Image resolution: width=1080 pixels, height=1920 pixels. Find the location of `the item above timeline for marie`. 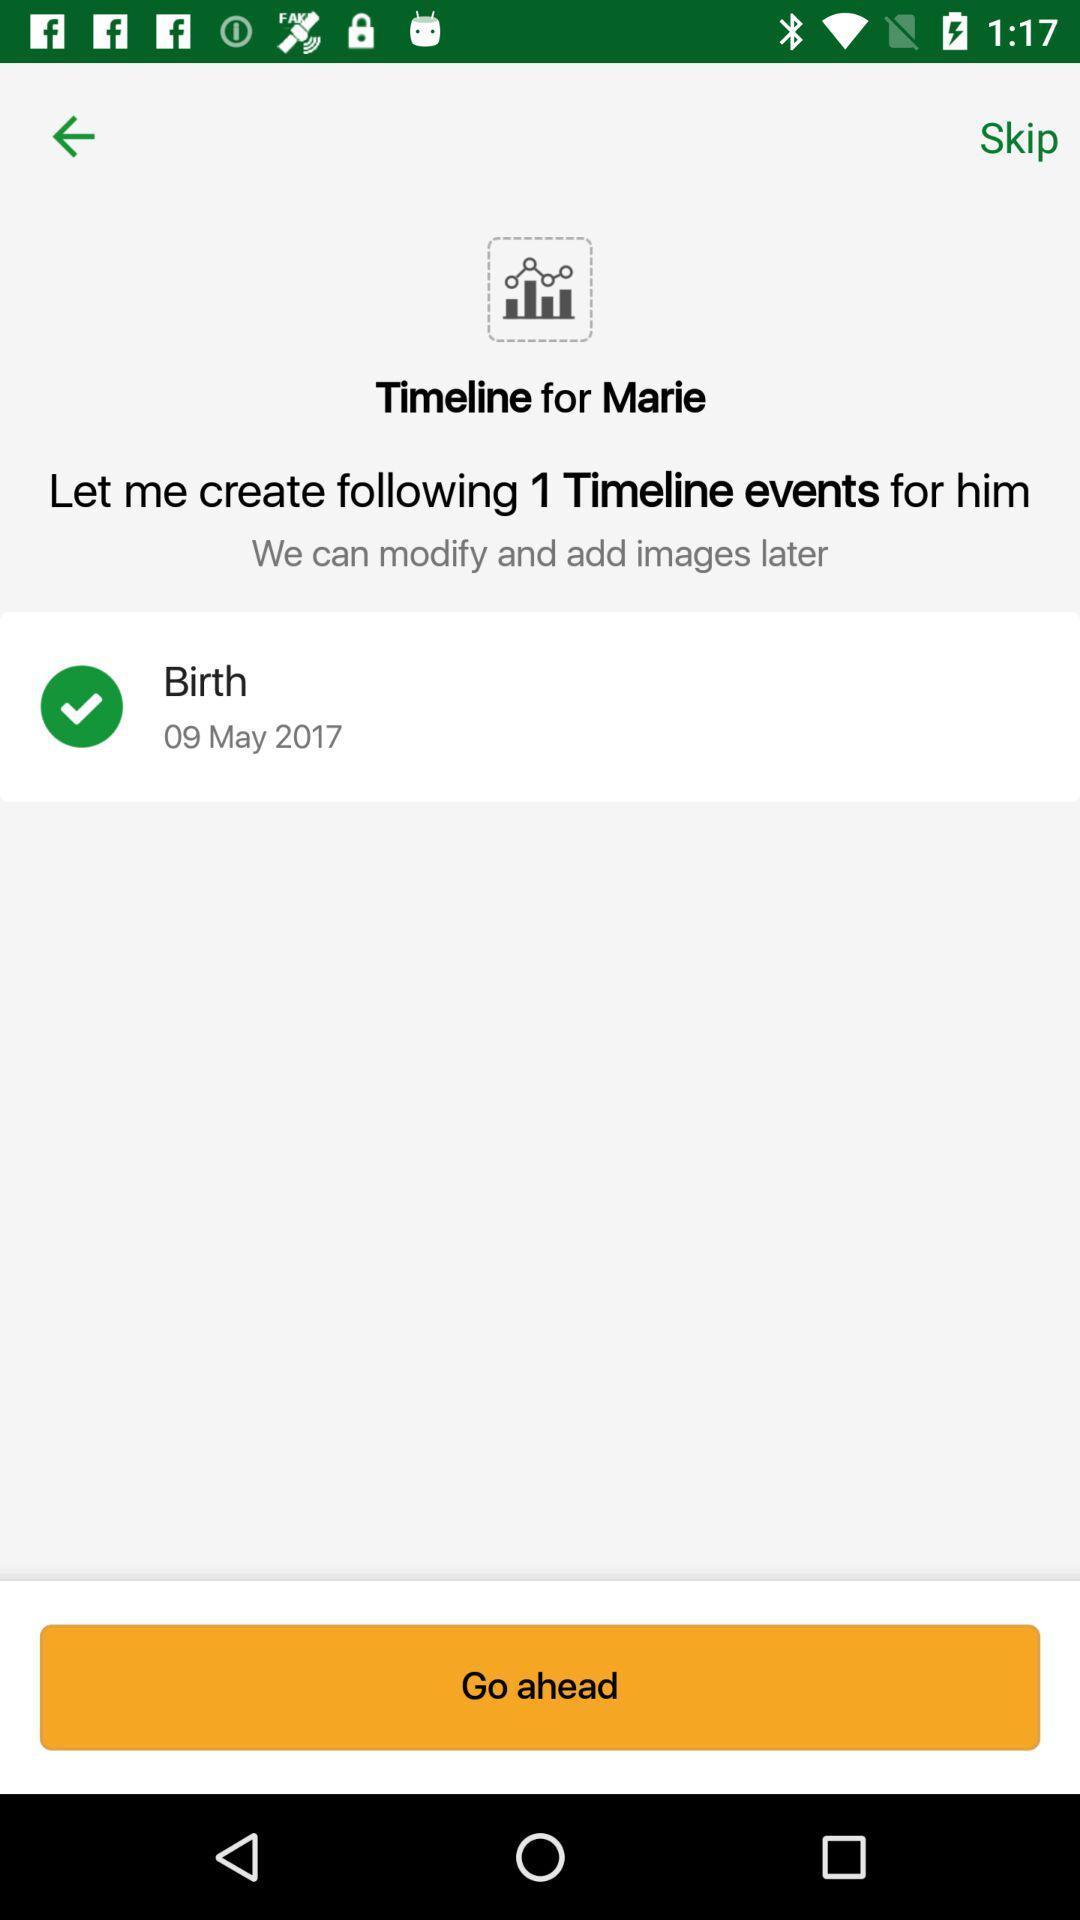

the item above timeline for marie is located at coordinates (1019, 135).